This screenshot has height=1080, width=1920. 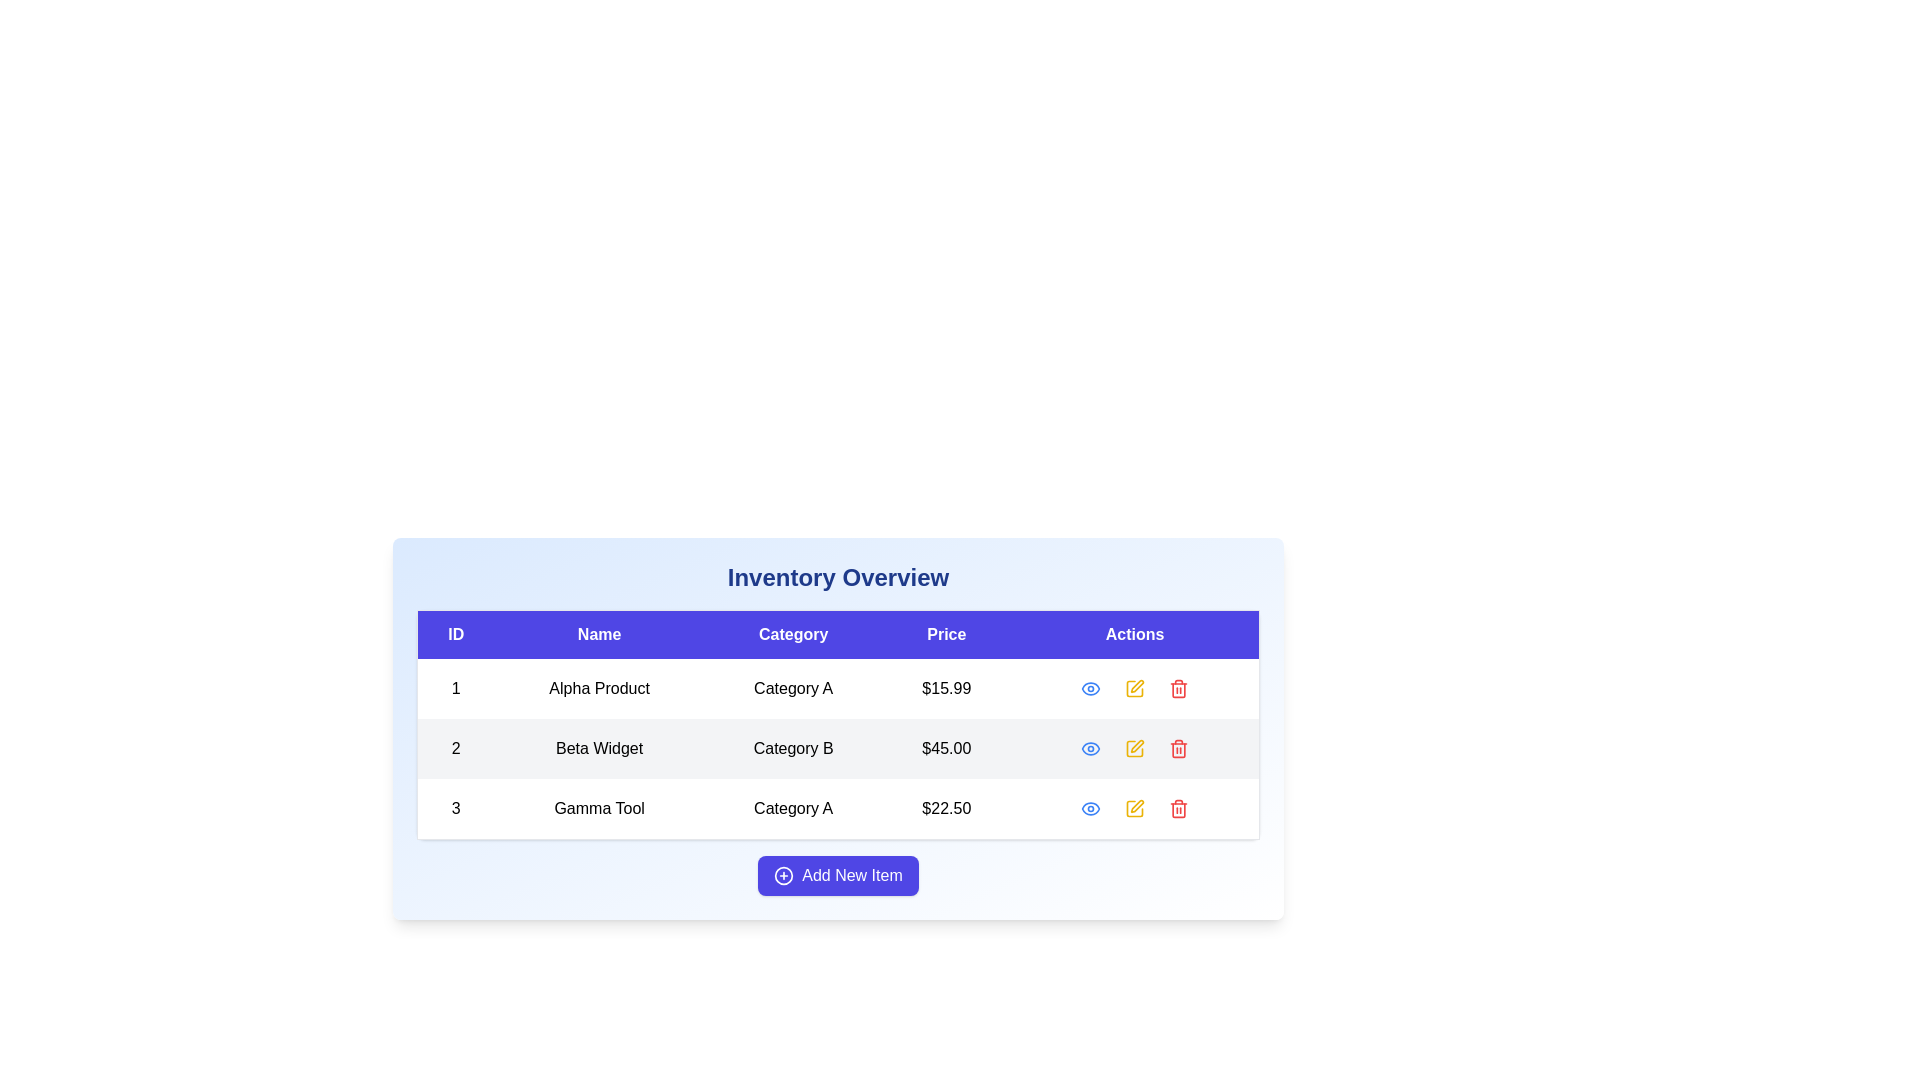 What do you see at coordinates (792, 634) in the screenshot?
I see `the 'Category' column header label in the table, which is the third header in the purple header bar, following 'ID' and 'Name'` at bounding box center [792, 634].